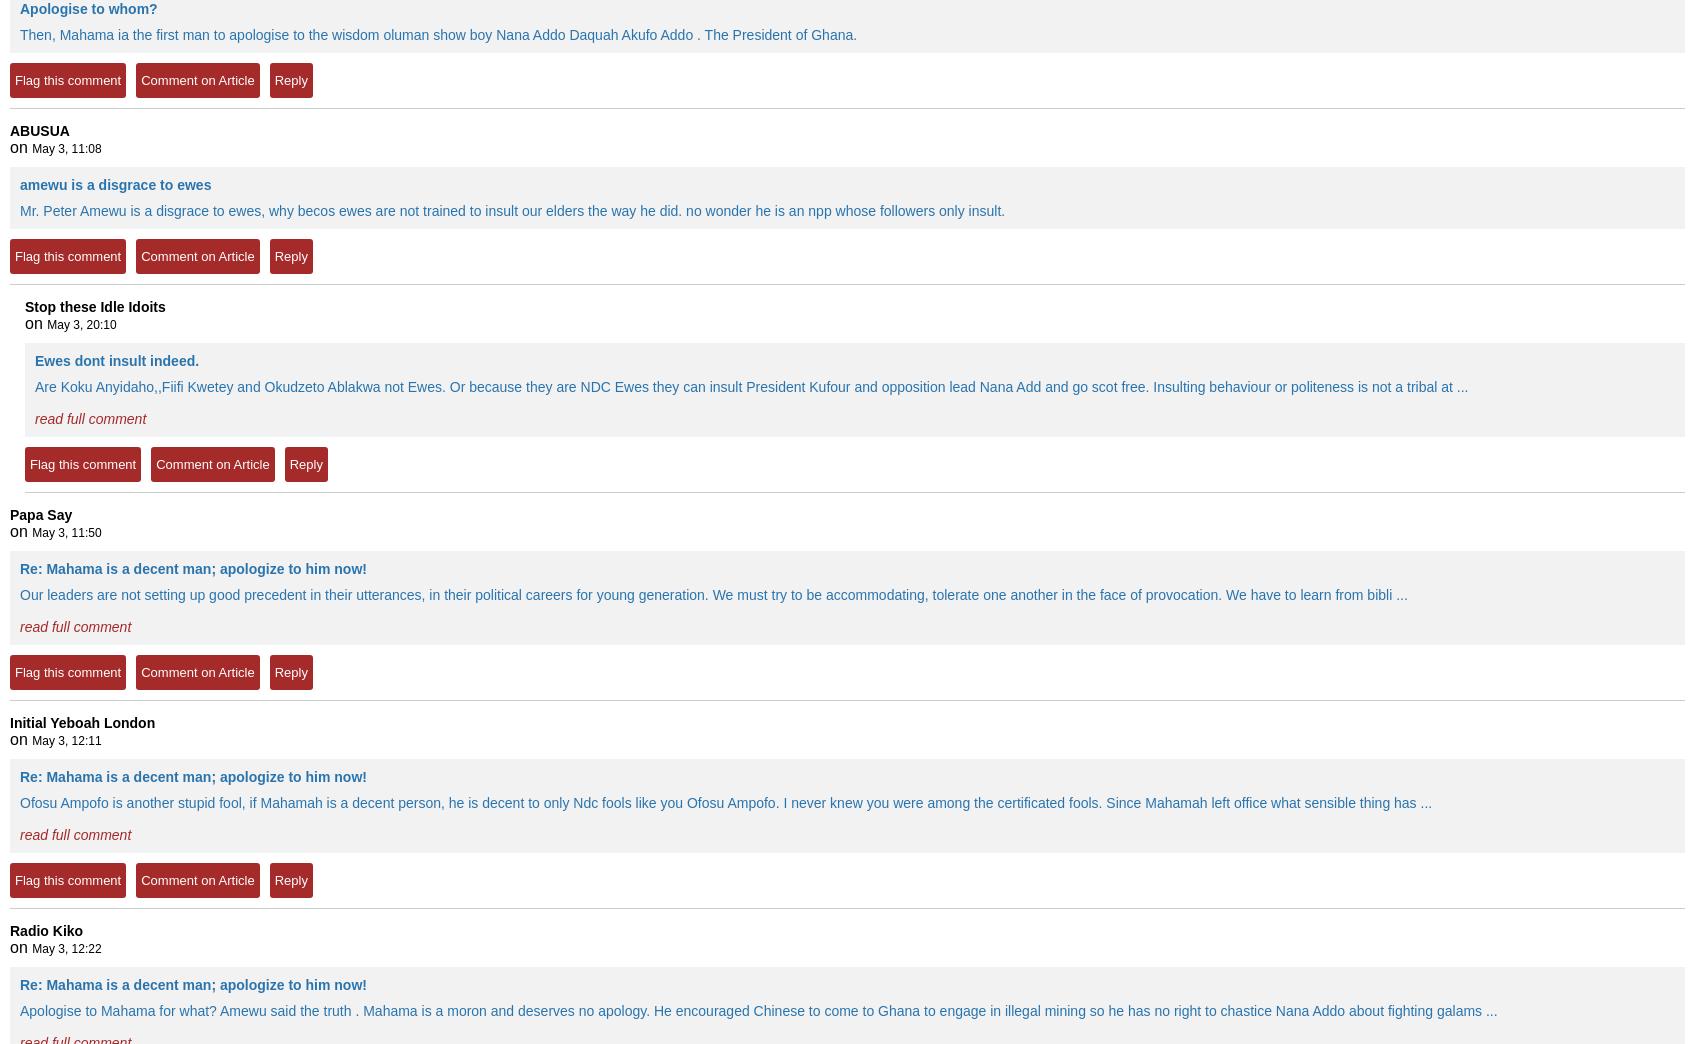  What do you see at coordinates (724, 802) in the screenshot?
I see `'Ofosu Ampofo is another stupid fool, if Mahamah is a decent person, he is decent to only Ndc fools like you Ofosu Ampofo.  I never knew you were among the certificated fools. Since Mahamah left office what sensible thing has  ...'` at bounding box center [724, 802].